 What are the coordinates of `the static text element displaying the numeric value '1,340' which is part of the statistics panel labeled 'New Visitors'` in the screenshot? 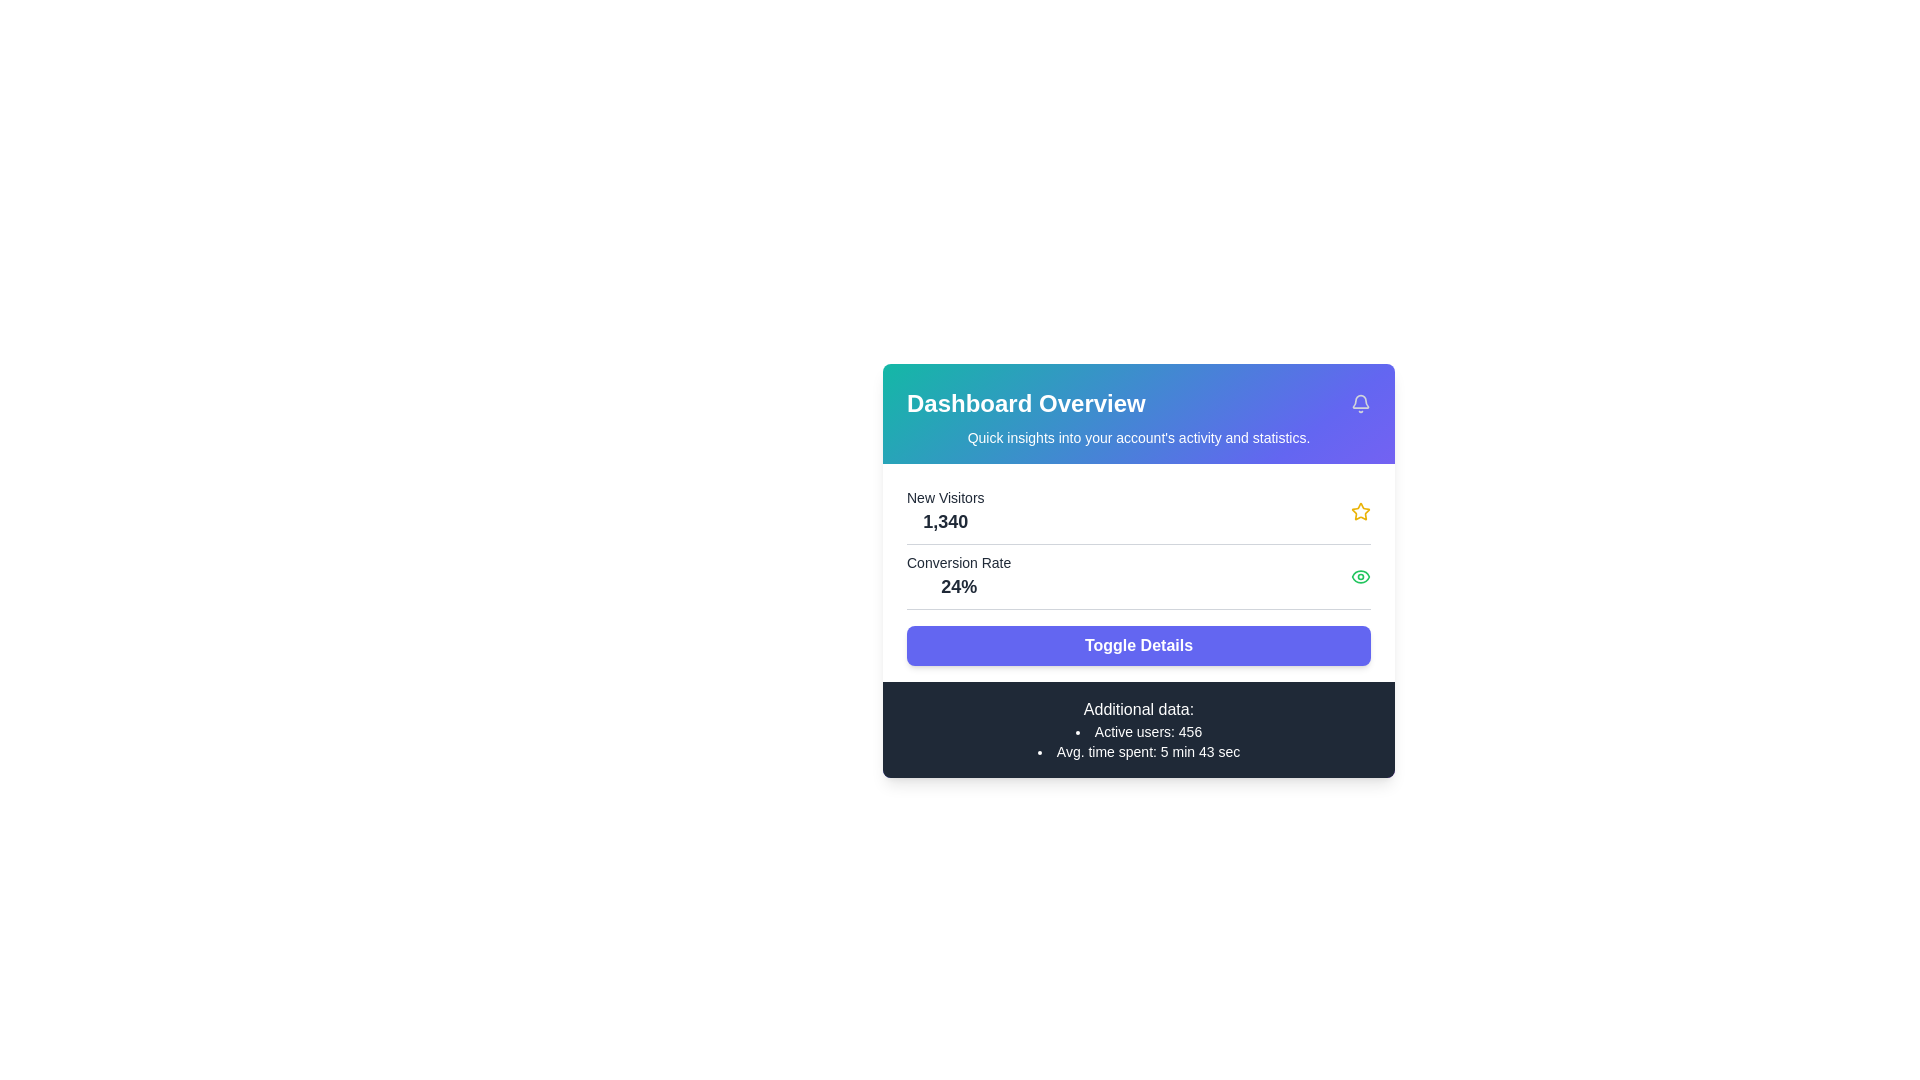 It's located at (944, 520).